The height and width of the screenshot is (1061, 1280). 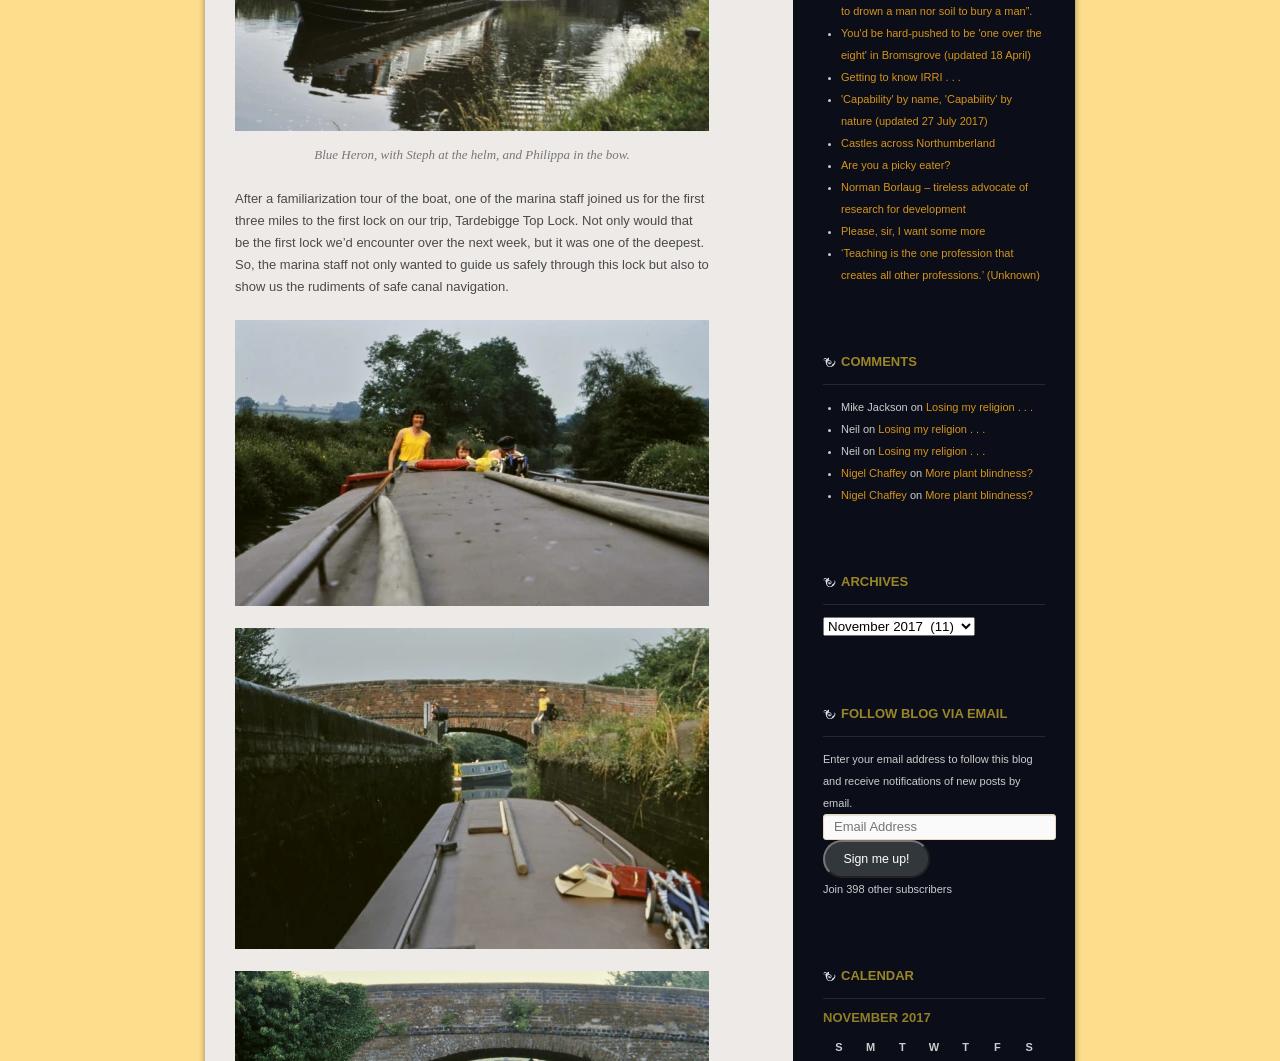 I want to click on ''Capability' by name, 'Capability' by nature (updated 27 July 2017)', so click(x=840, y=108).